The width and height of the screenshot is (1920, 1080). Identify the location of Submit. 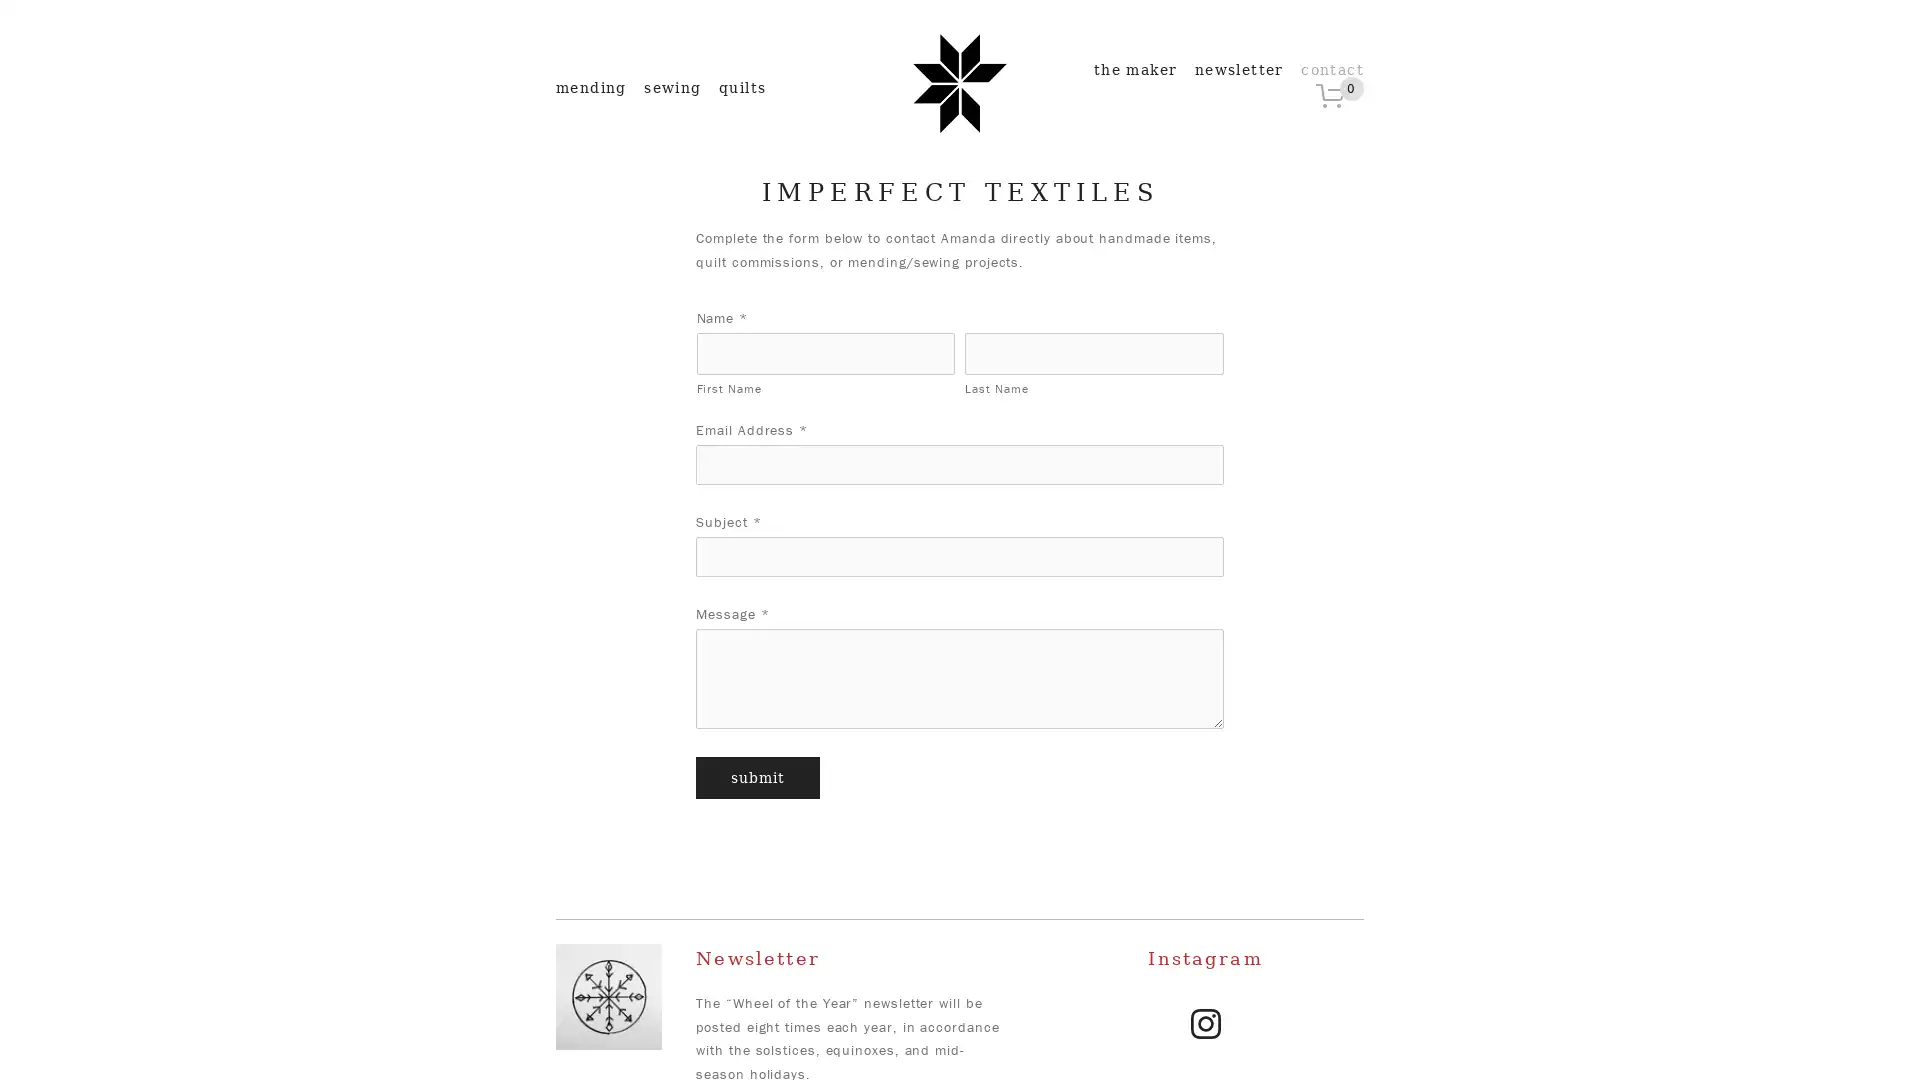
(757, 775).